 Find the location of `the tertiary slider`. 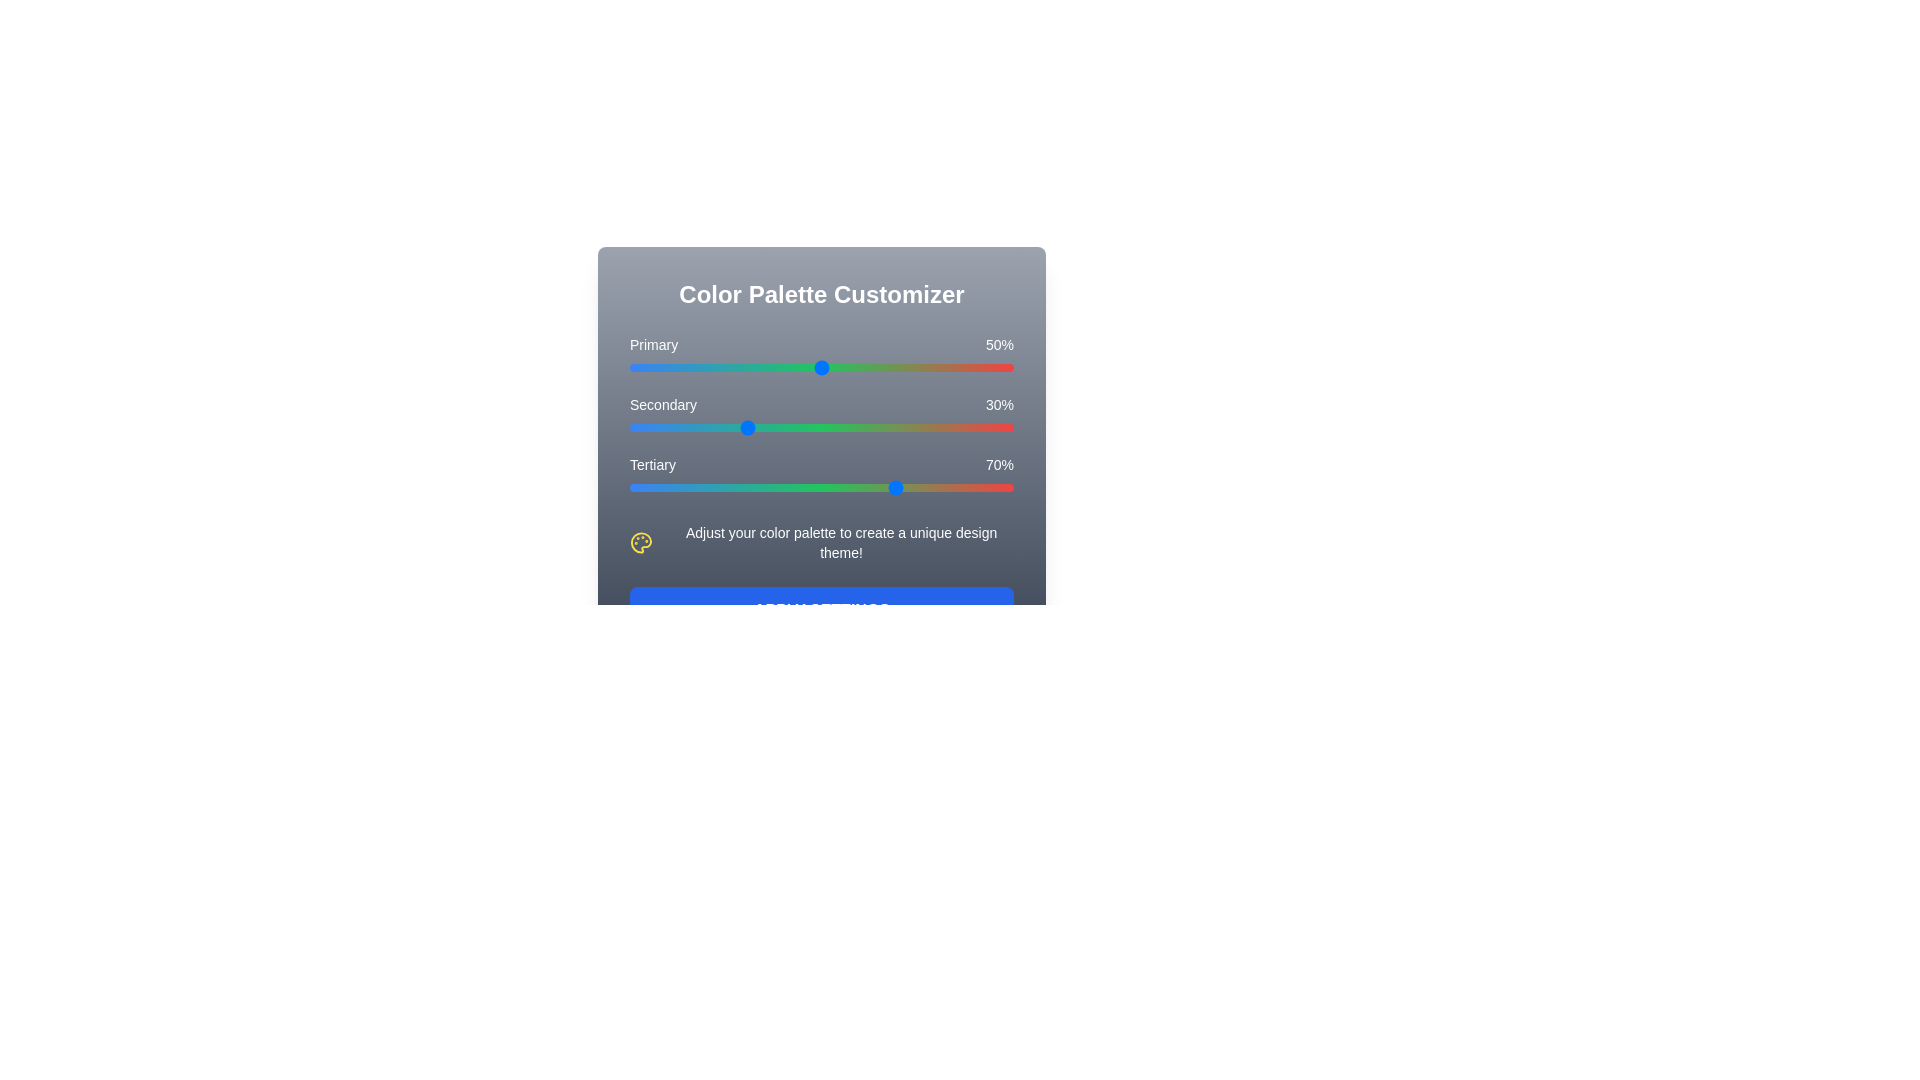

the tertiary slider is located at coordinates (747, 488).